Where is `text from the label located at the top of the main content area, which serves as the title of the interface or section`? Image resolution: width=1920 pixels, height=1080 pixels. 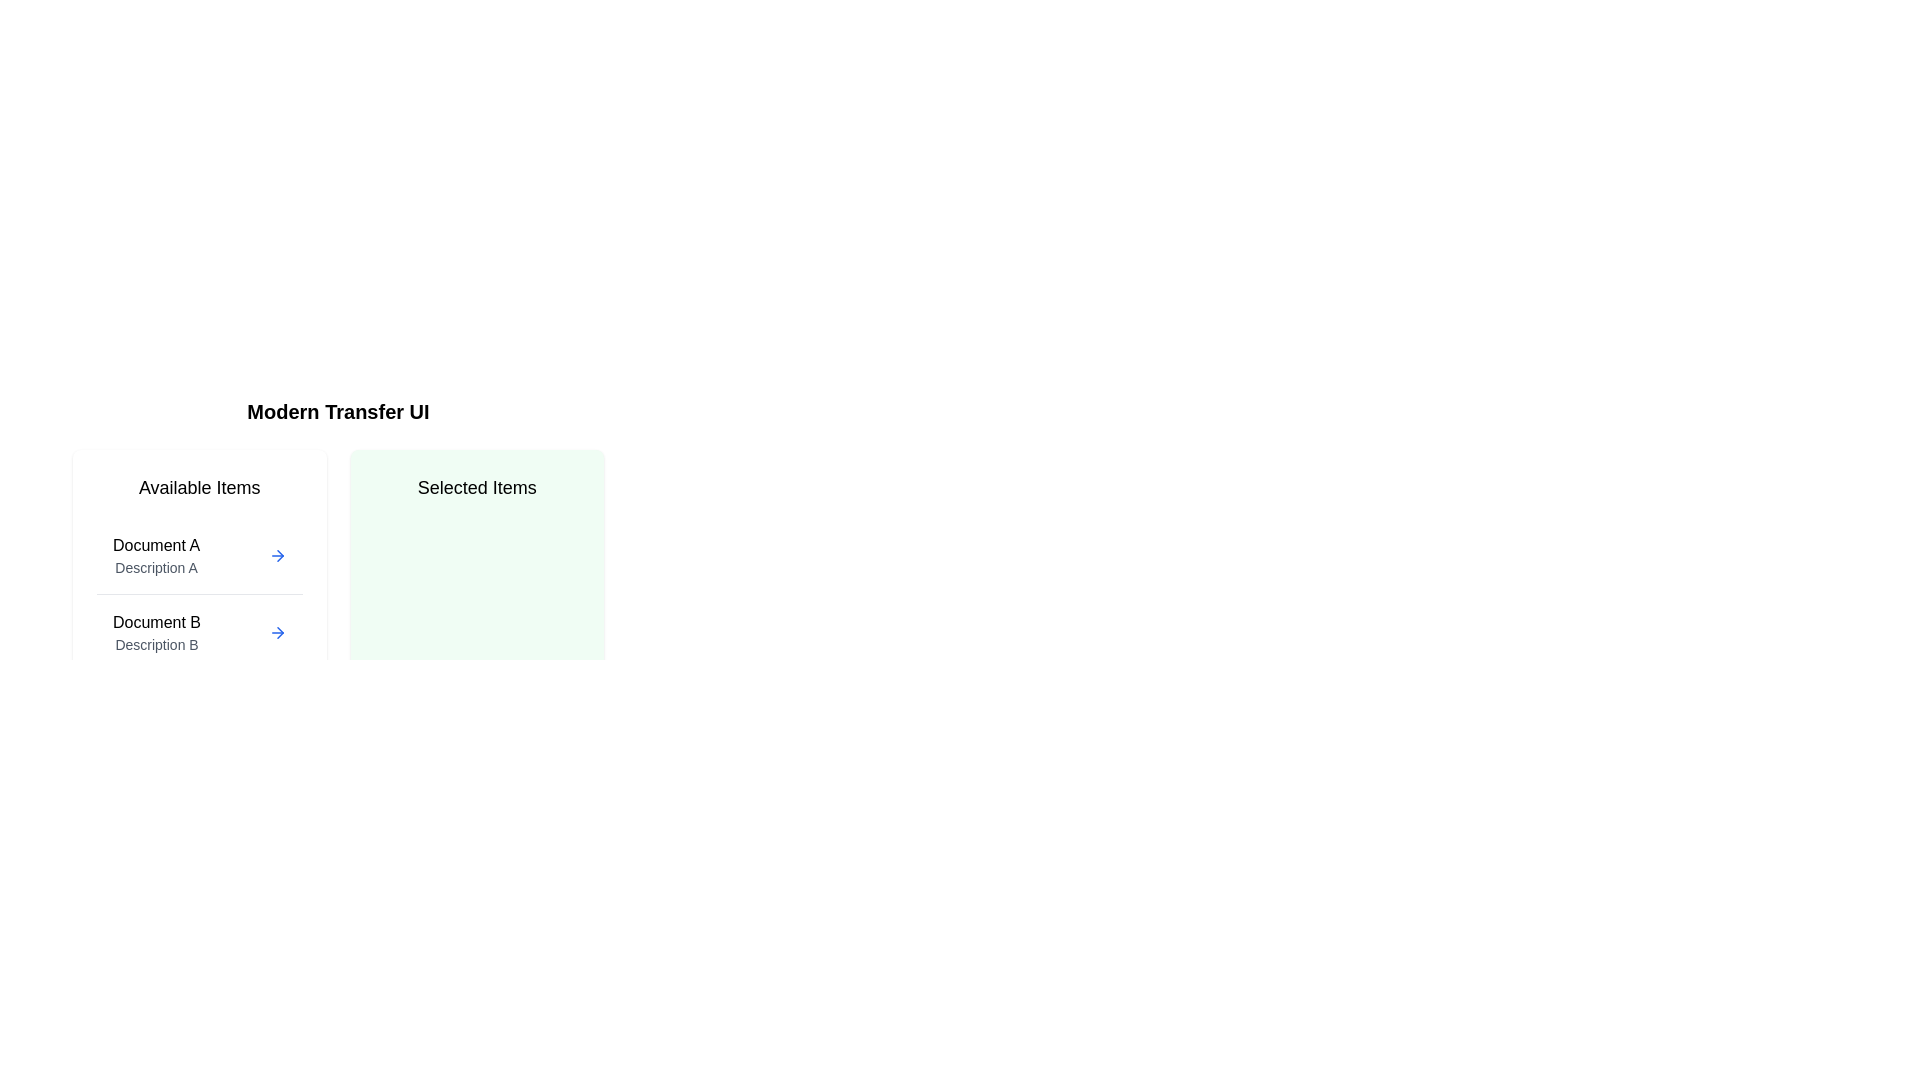
text from the label located at the top of the main content area, which serves as the title of the interface or section is located at coordinates (338, 411).